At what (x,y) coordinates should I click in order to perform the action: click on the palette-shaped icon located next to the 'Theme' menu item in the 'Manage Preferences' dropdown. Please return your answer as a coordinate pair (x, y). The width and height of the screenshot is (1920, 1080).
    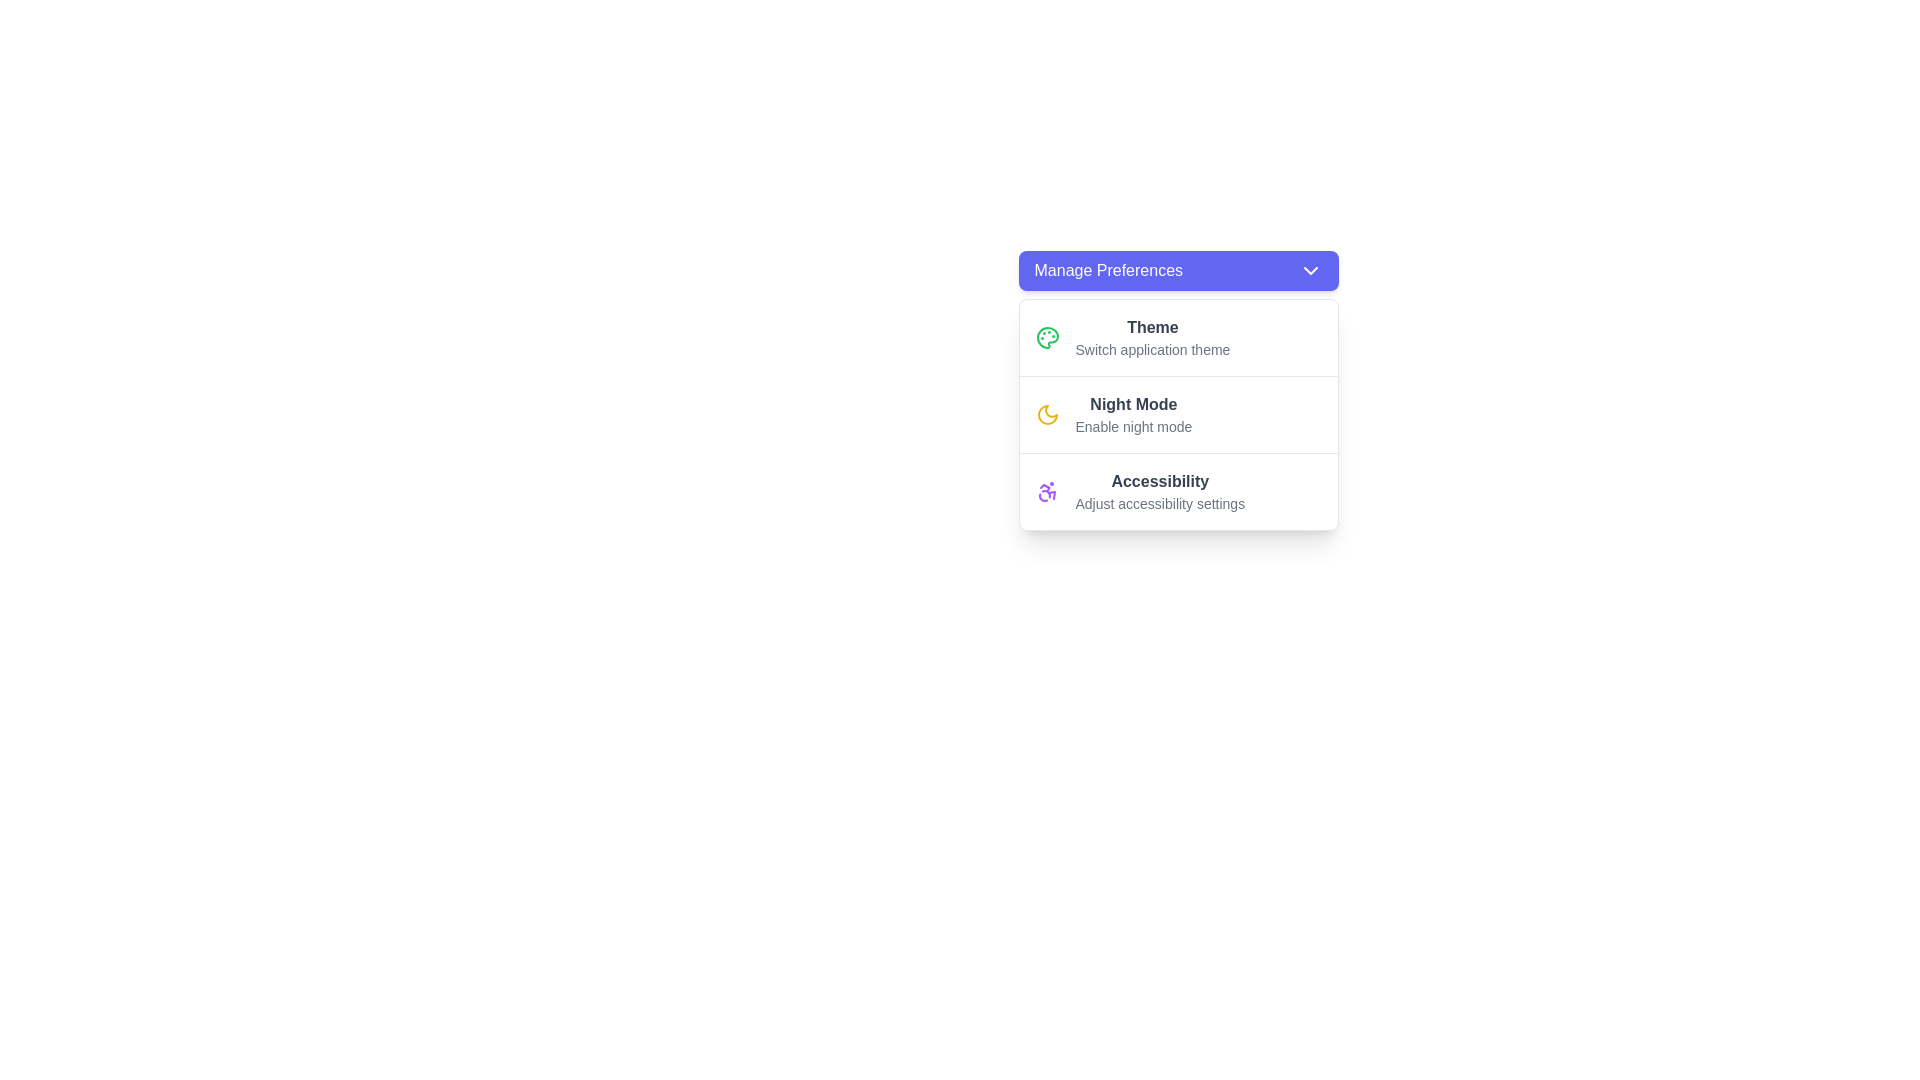
    Looking at the image, I should click on (1046, 337).